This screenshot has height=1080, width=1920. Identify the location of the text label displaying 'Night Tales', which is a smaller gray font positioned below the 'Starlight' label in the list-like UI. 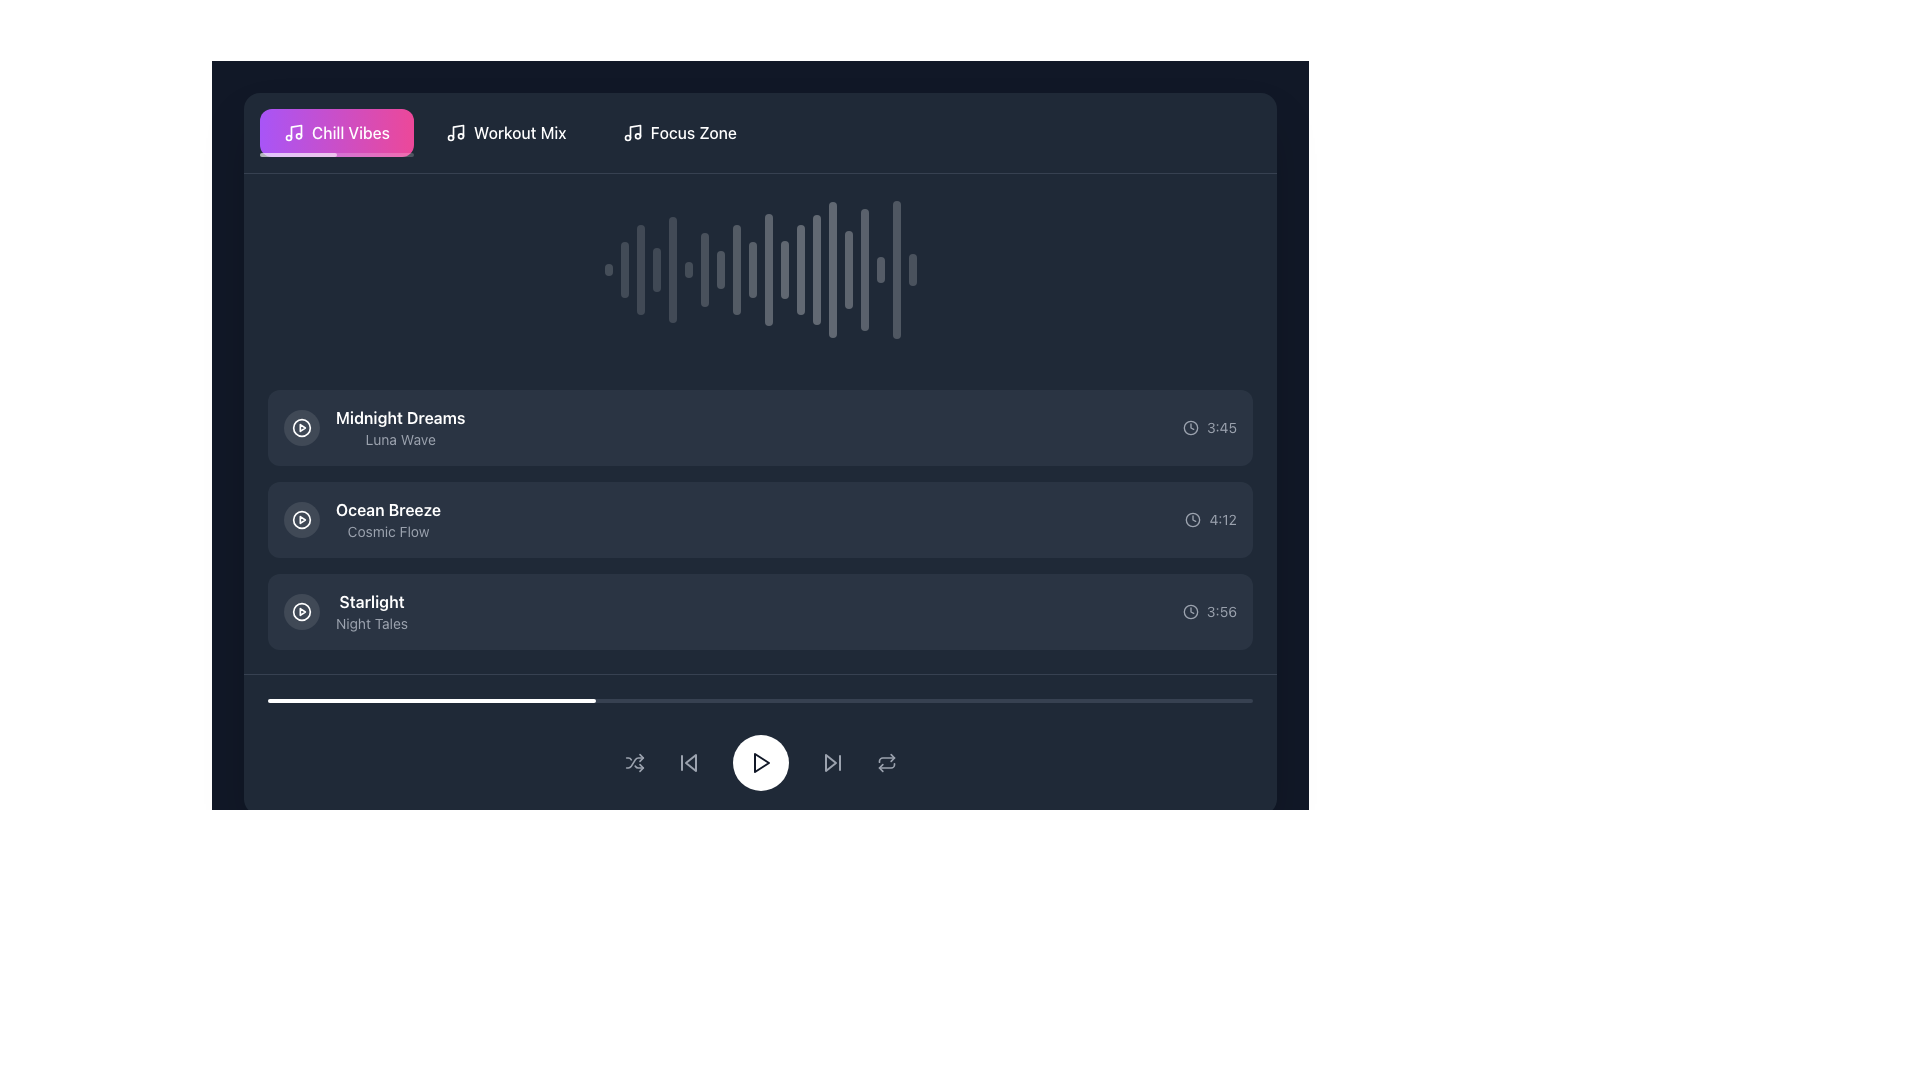
(372, 623).